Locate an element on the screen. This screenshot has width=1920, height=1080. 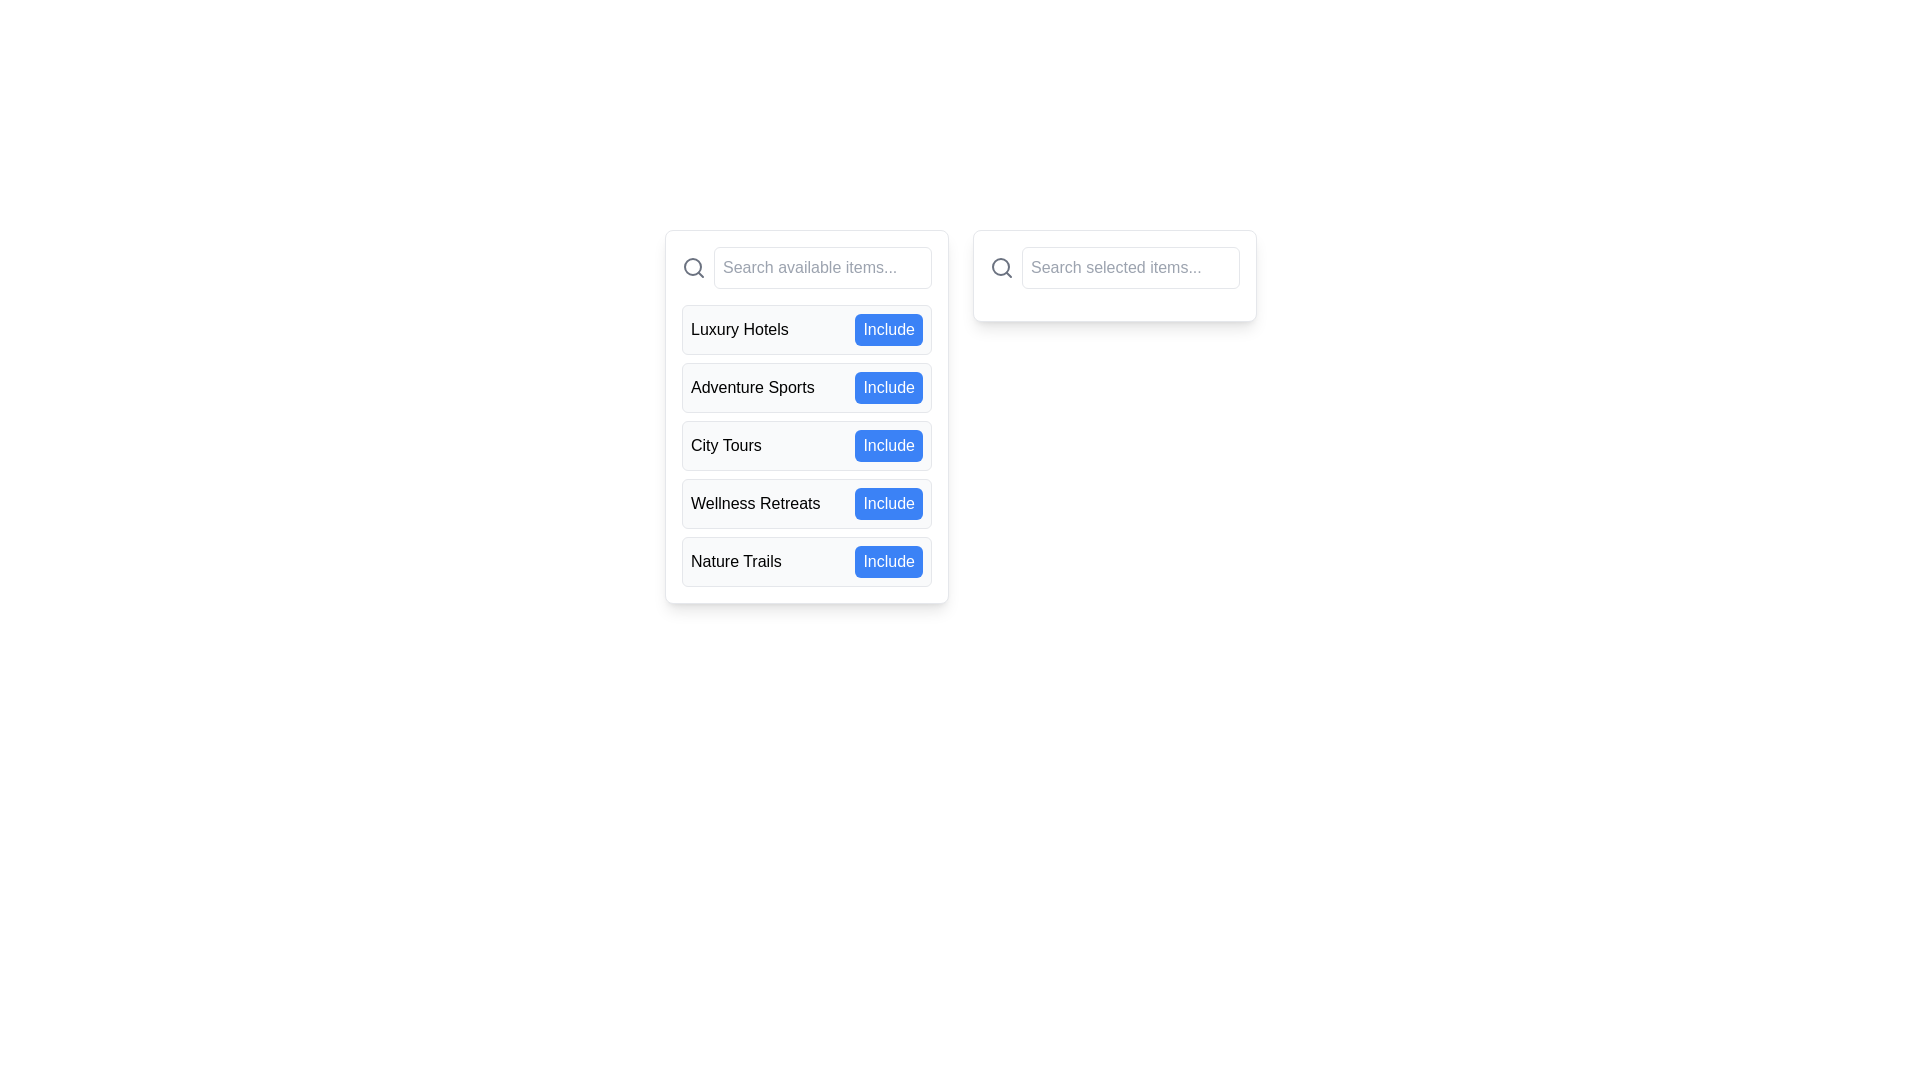
inside the search bar located in the top-right quadrant of the interface to input a search query is located at coordinates (1113, 276).